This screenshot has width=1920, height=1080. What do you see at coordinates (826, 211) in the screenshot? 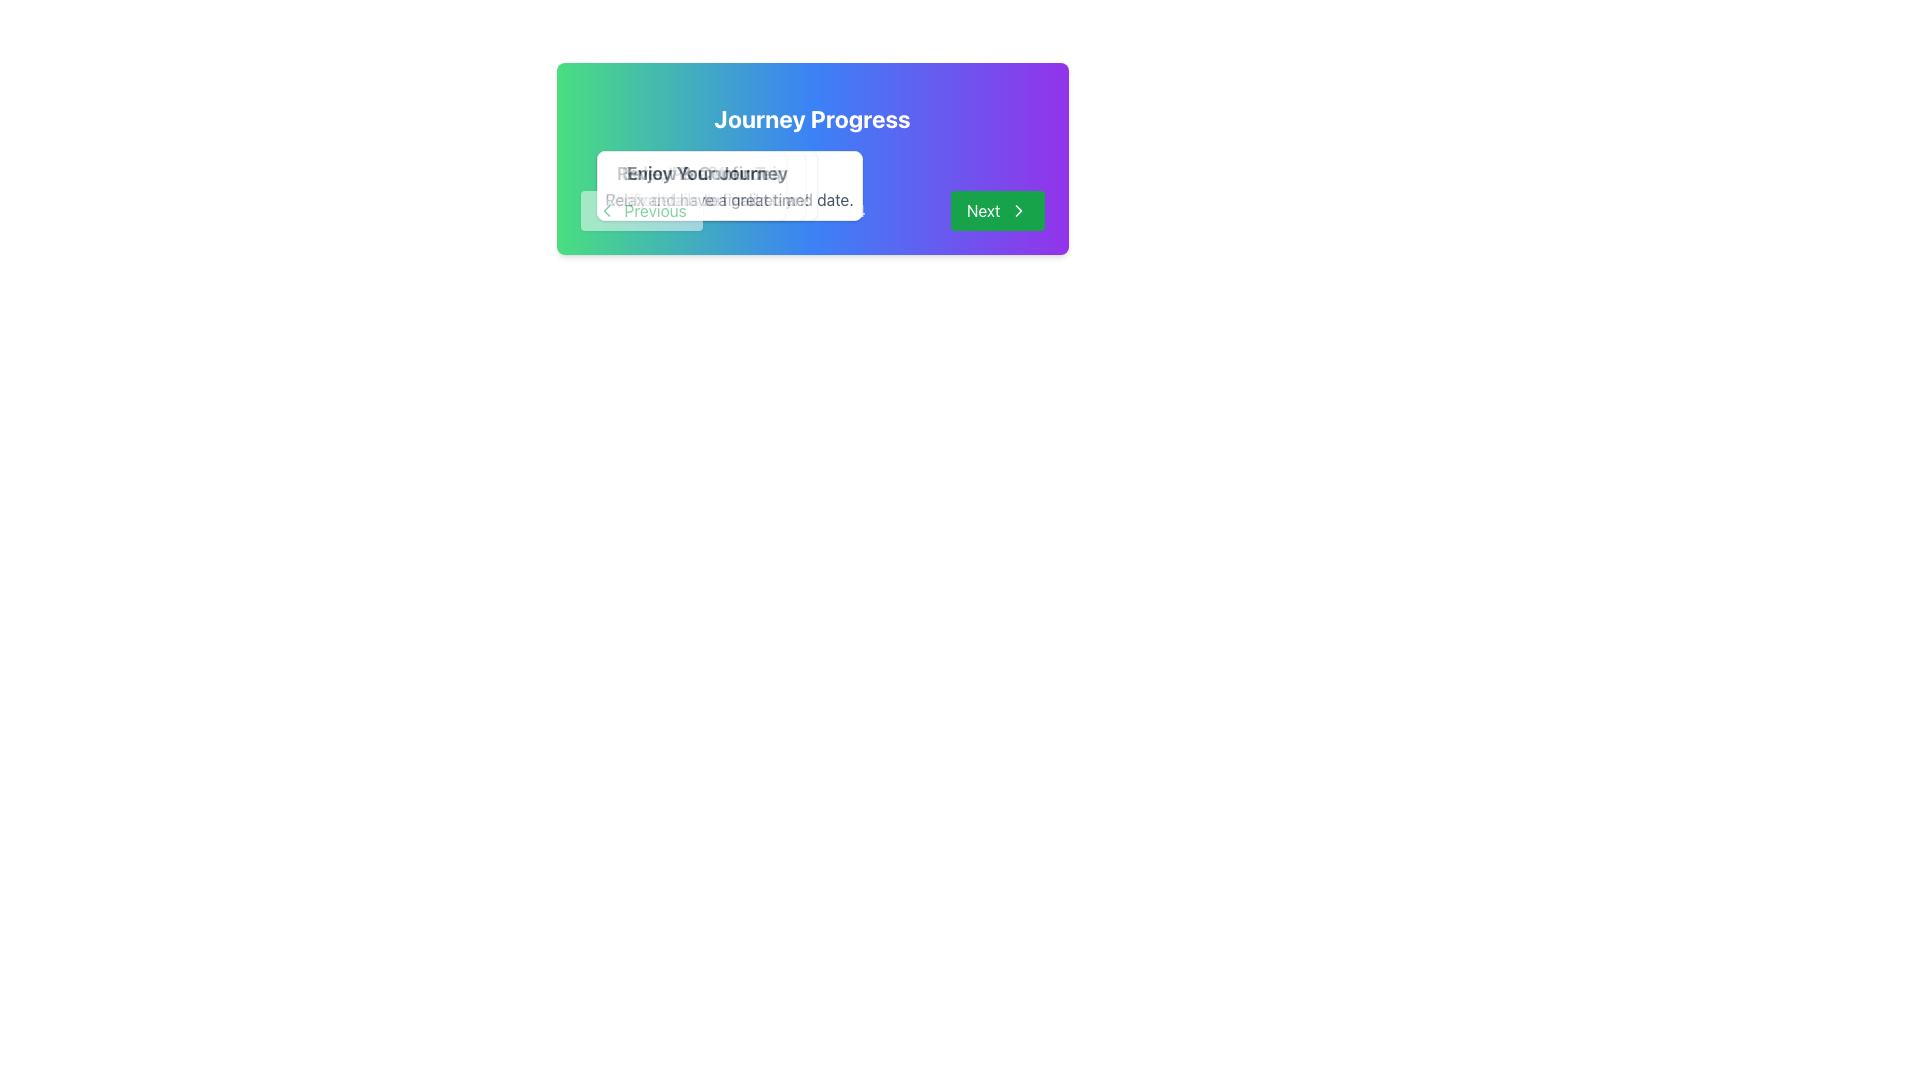
I see `the textual indicator that reads 'Step 1 of 4', which is centered within the card and positioned between the 'Previous' and 'Next' buttons` at bounding box center [826, 211].